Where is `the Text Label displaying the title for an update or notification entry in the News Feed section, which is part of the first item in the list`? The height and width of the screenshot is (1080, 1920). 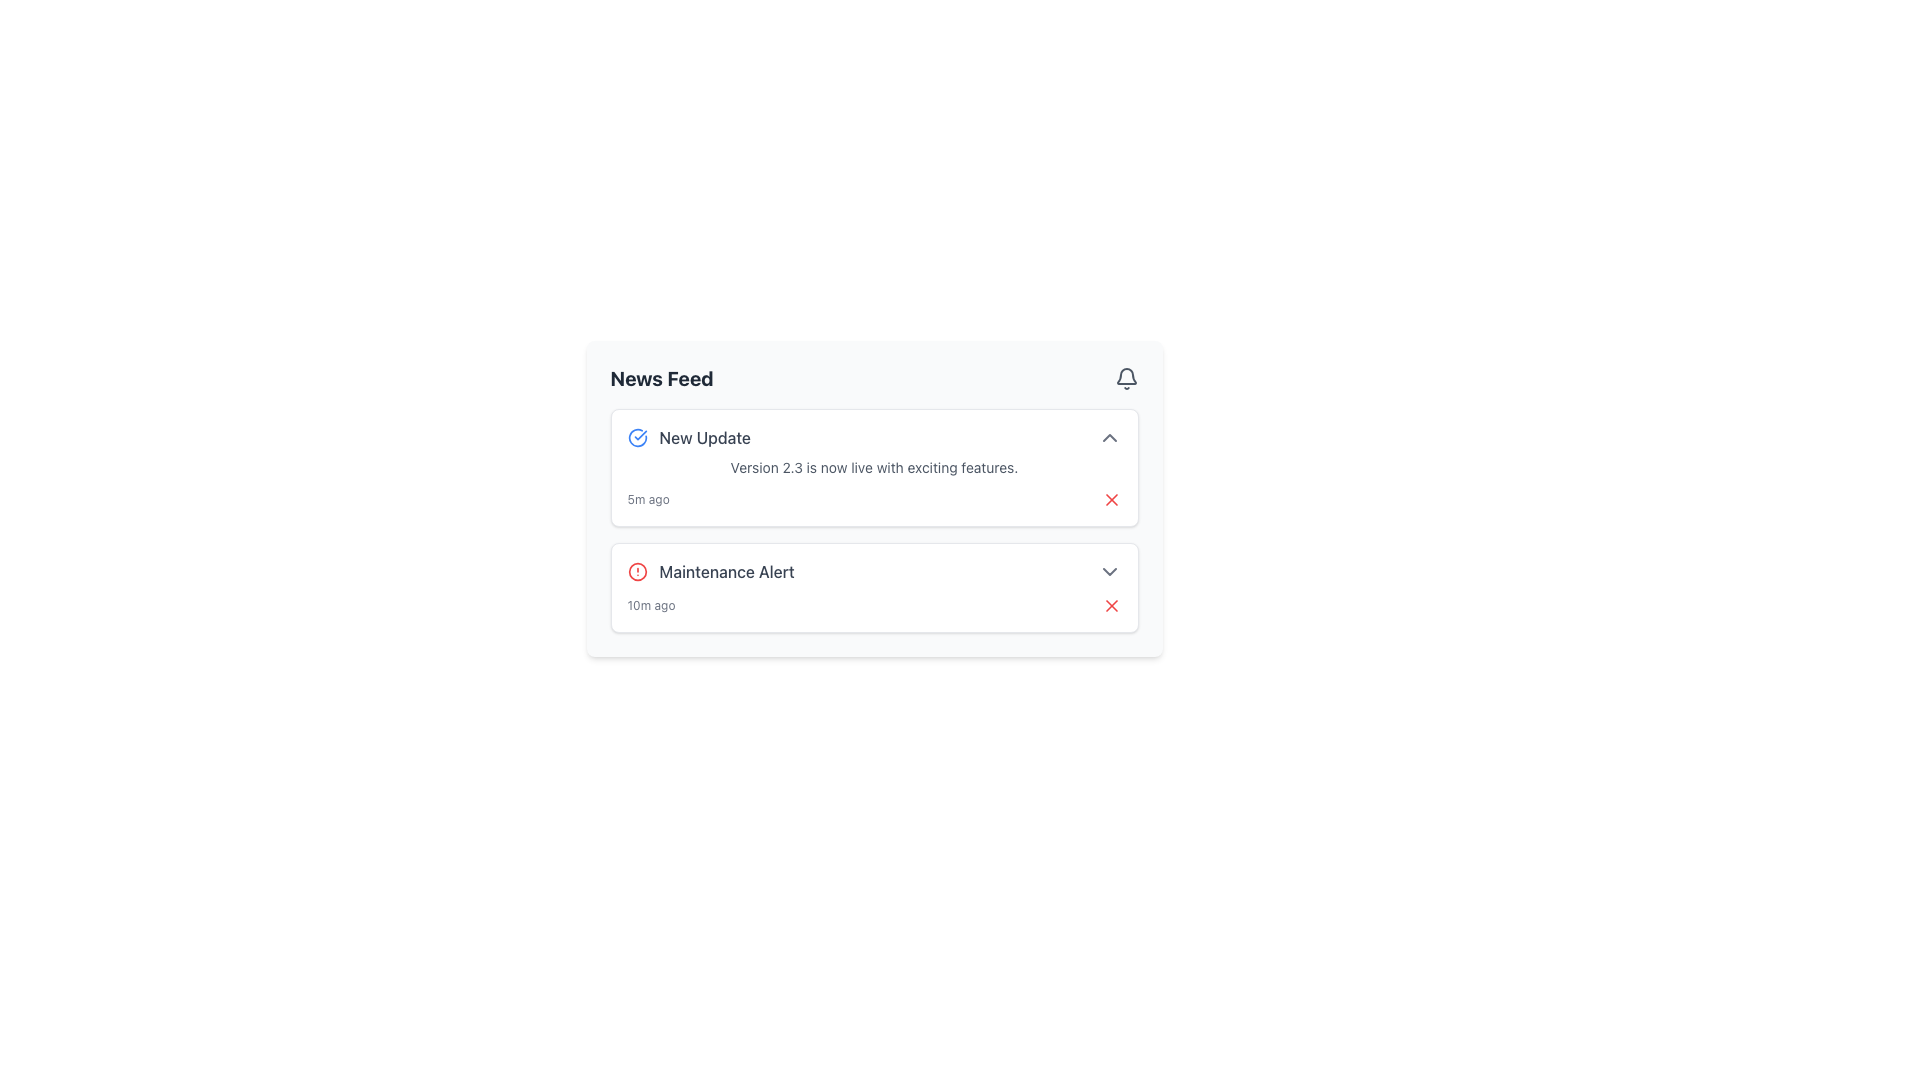 the Text Label displaying the title for an update or notification entry in the News Feed section, which is part of the first item in the list is located at coordinates (689, 437).